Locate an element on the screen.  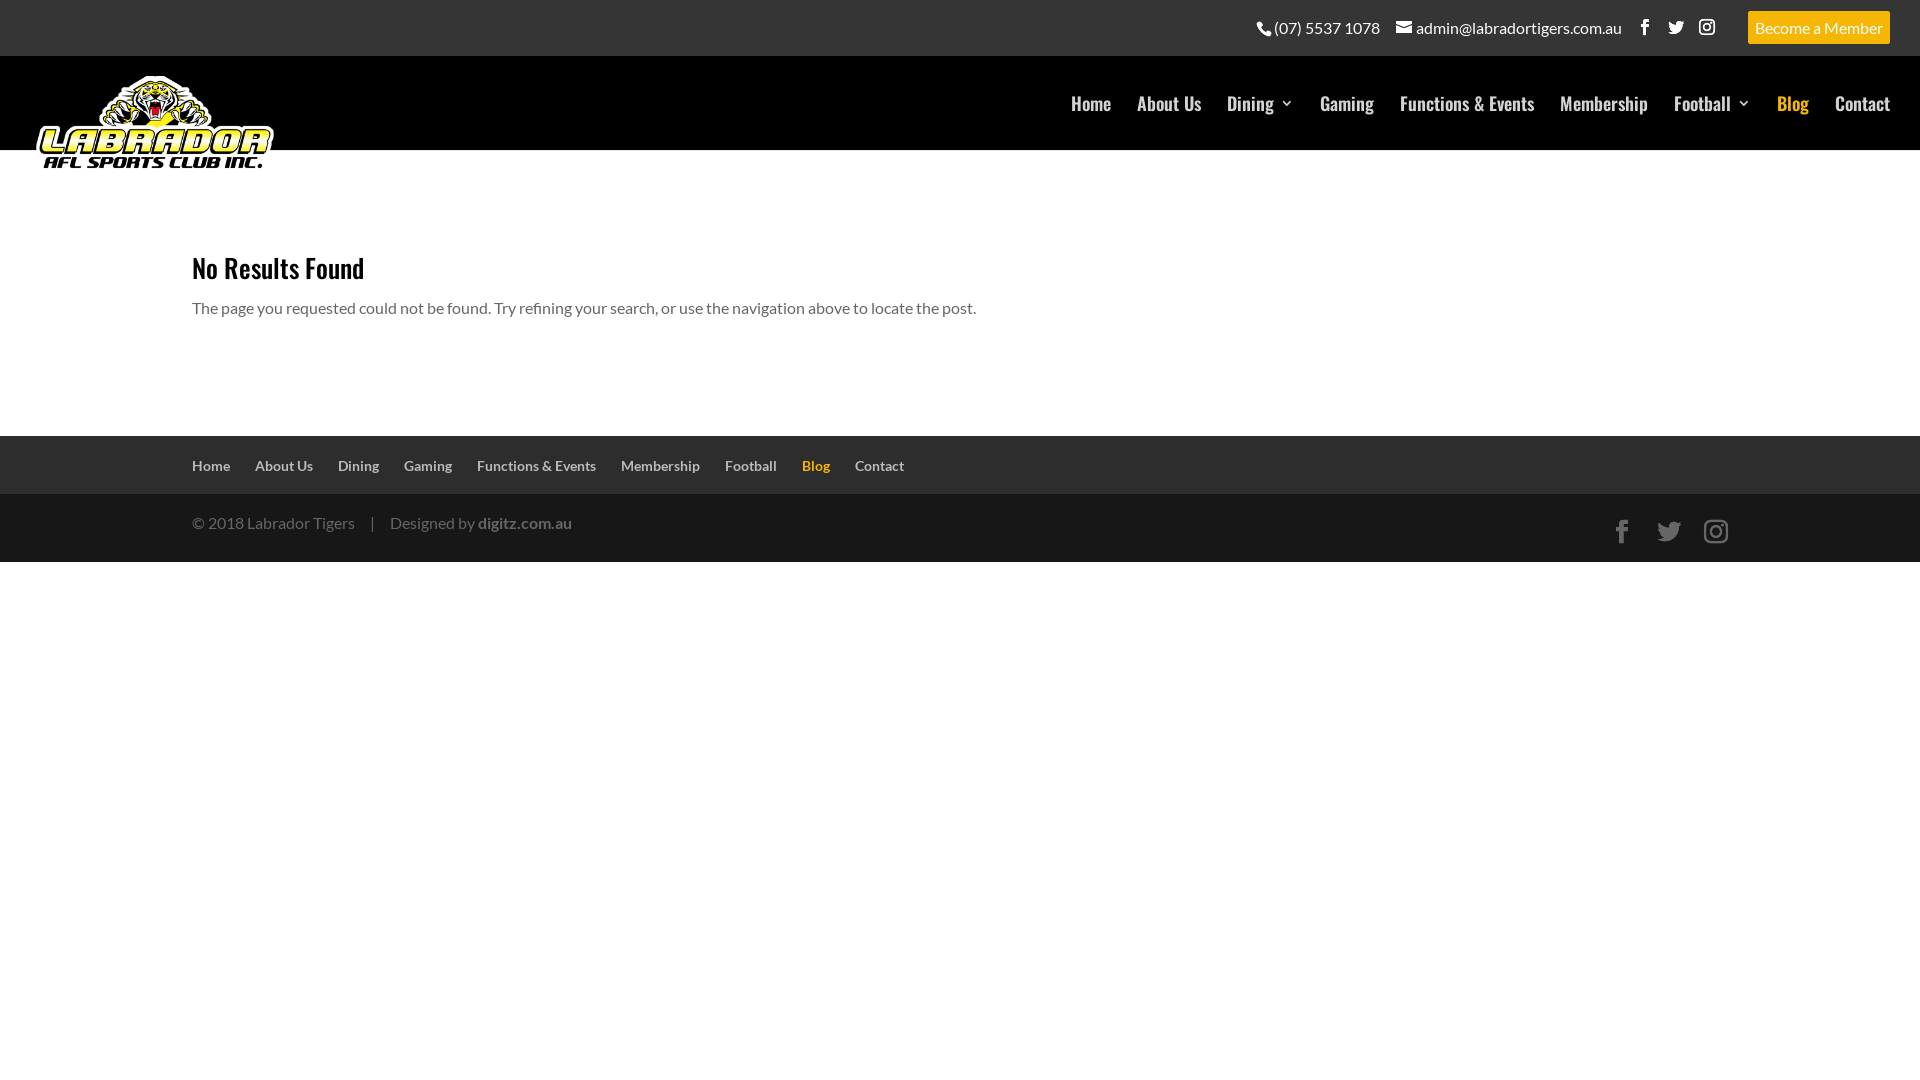
'Become a Member' is located at coordinates (1819, 27).